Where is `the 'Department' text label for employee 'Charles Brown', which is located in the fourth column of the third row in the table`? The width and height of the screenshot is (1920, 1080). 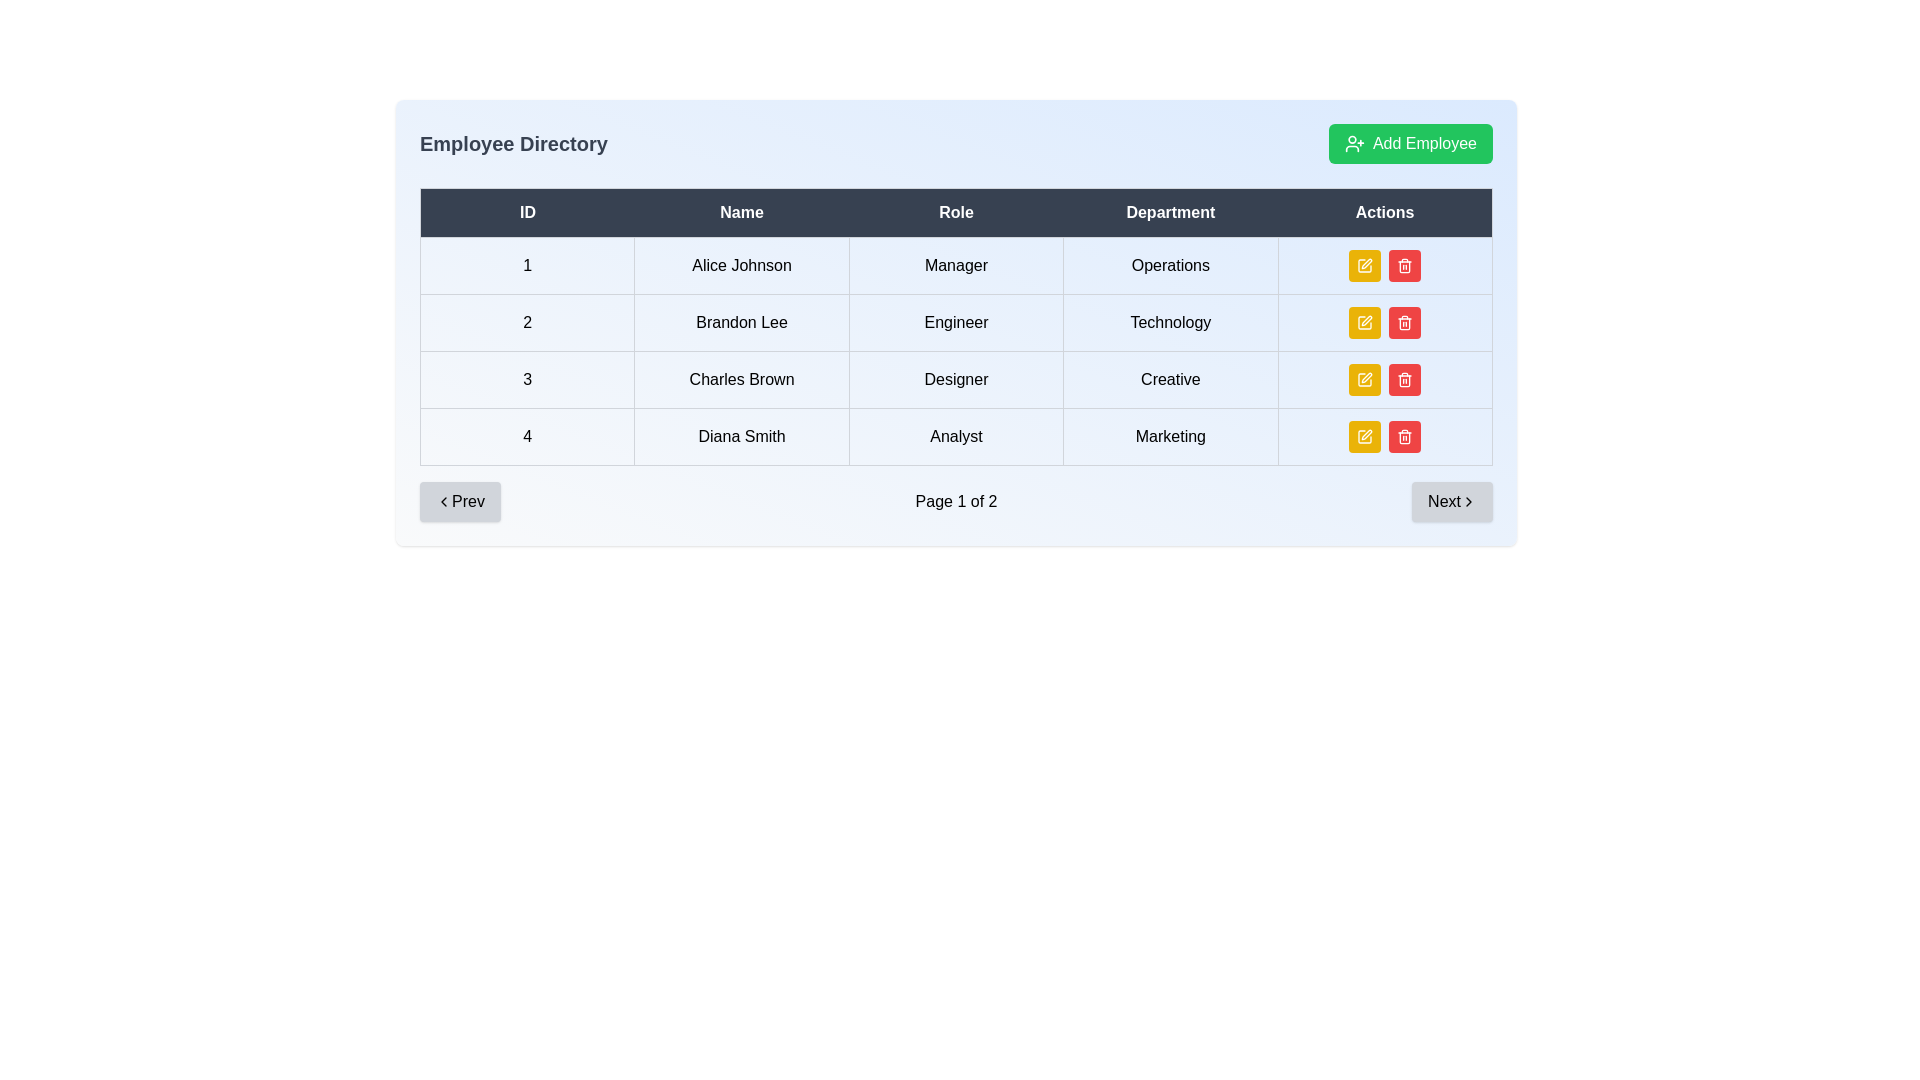
the 'Department' text label for employee 'Charles Brown', which is located in the fourth column of the third row in the table is located at coordinates (1170, 380).